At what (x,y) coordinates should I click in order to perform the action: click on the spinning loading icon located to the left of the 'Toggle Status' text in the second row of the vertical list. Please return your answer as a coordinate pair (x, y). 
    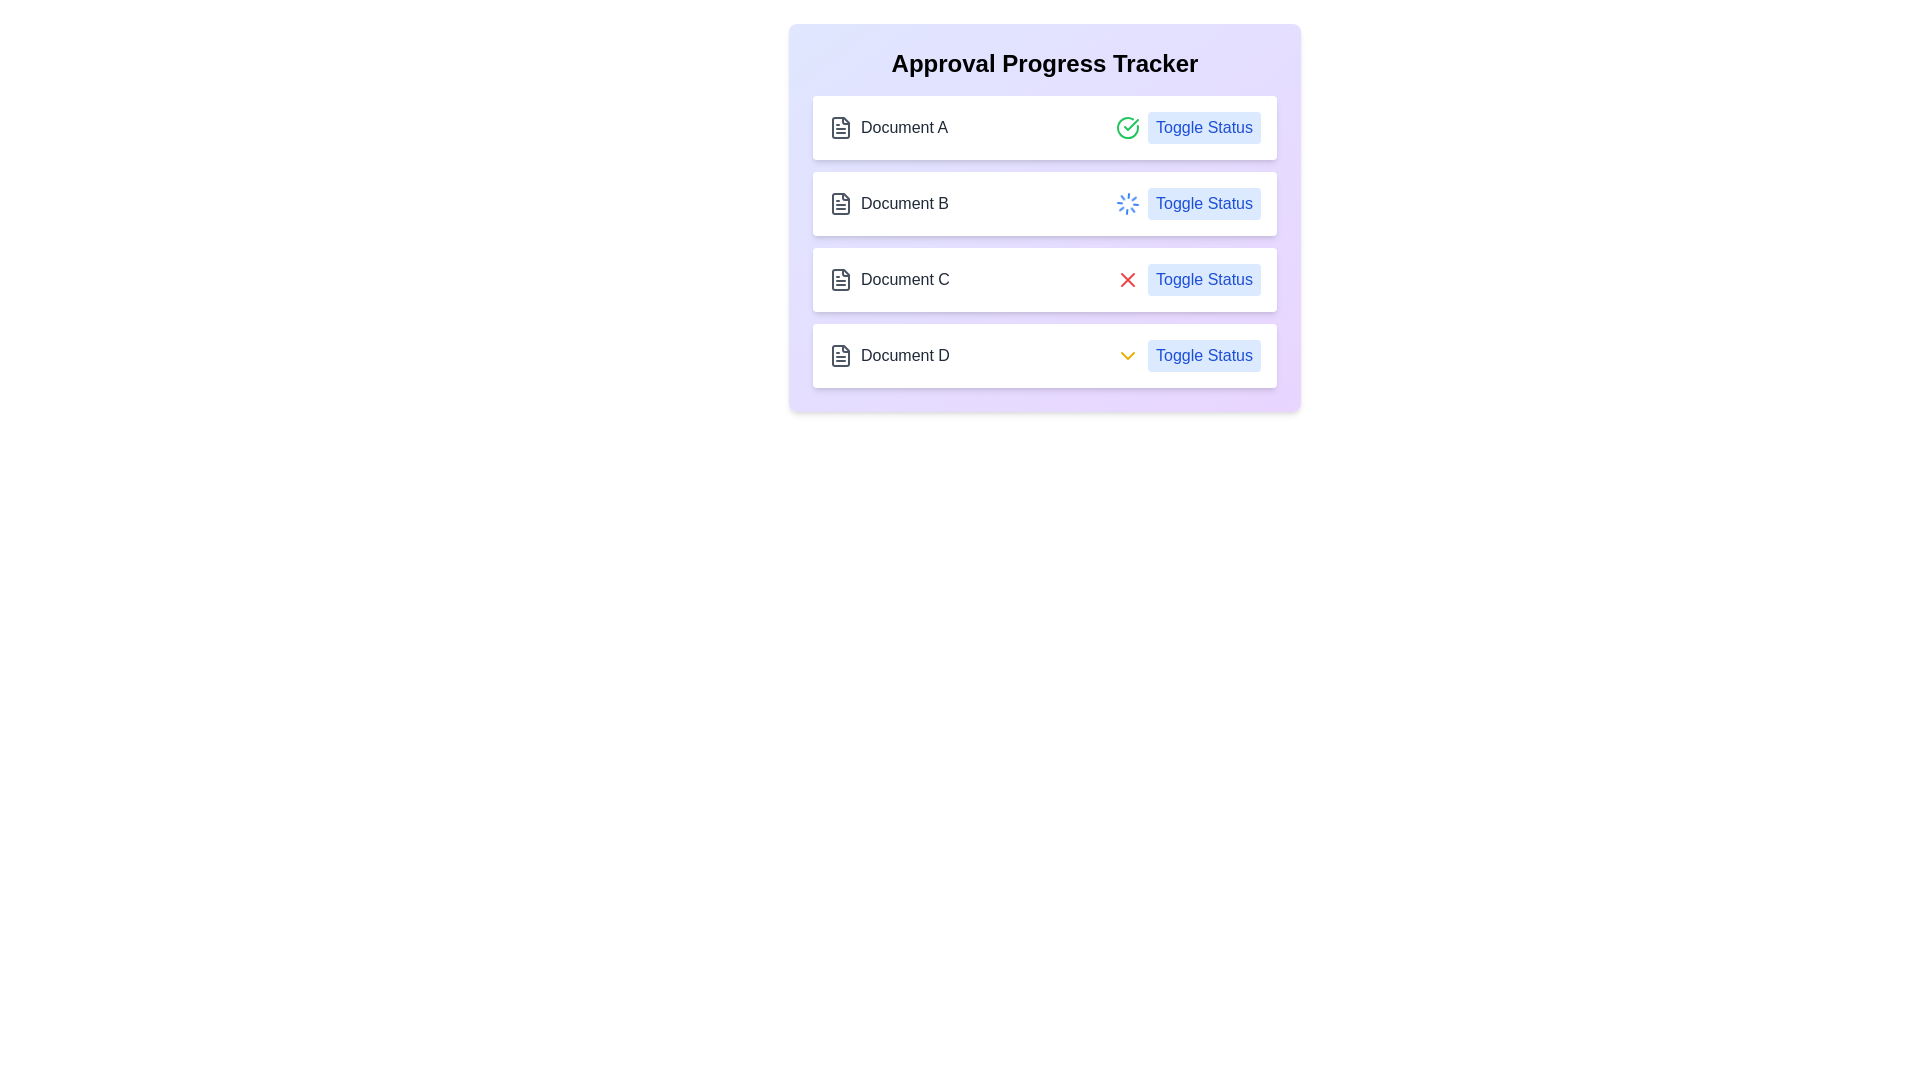
    Looking at the image, I should click on (1128, 204).